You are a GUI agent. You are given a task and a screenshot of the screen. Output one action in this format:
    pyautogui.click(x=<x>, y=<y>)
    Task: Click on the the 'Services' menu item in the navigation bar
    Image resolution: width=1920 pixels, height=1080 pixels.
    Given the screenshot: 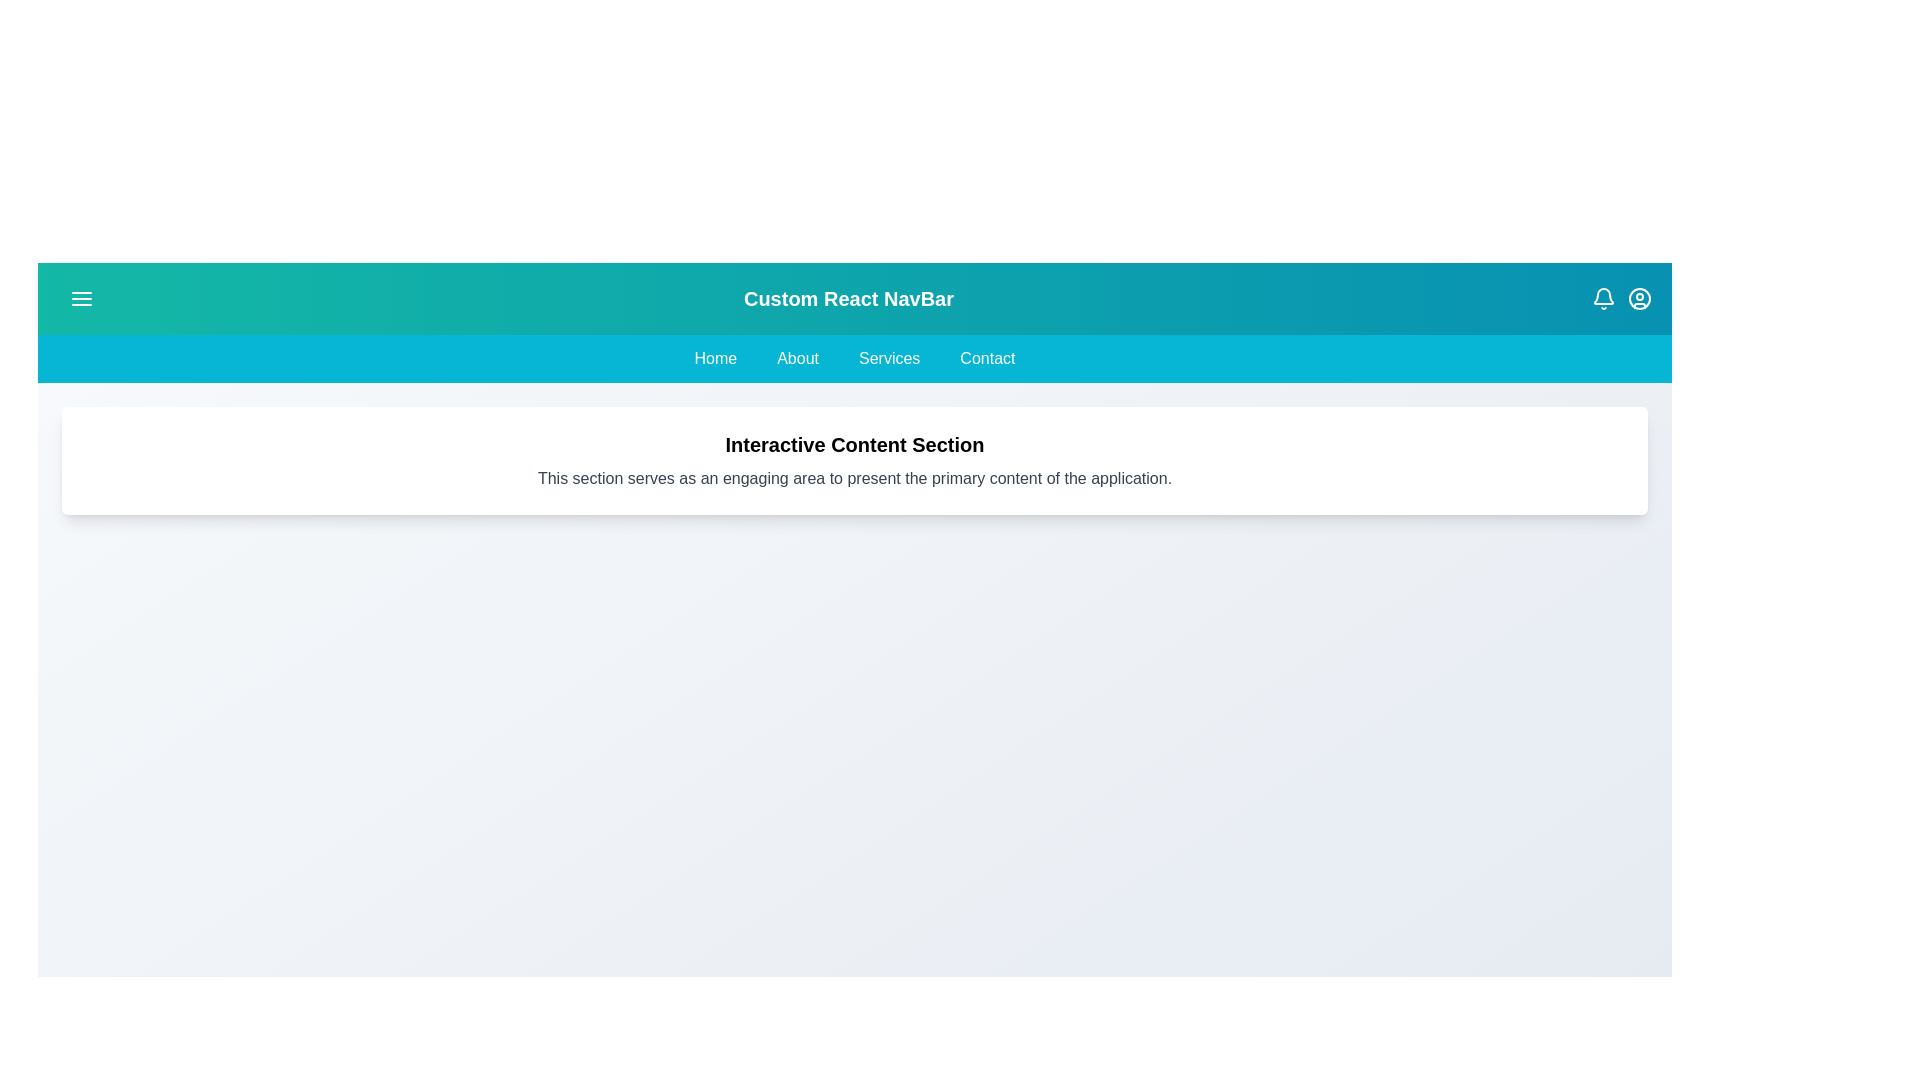 What is the action you would take?
    pyautogui.click(x=887, y=357)
    